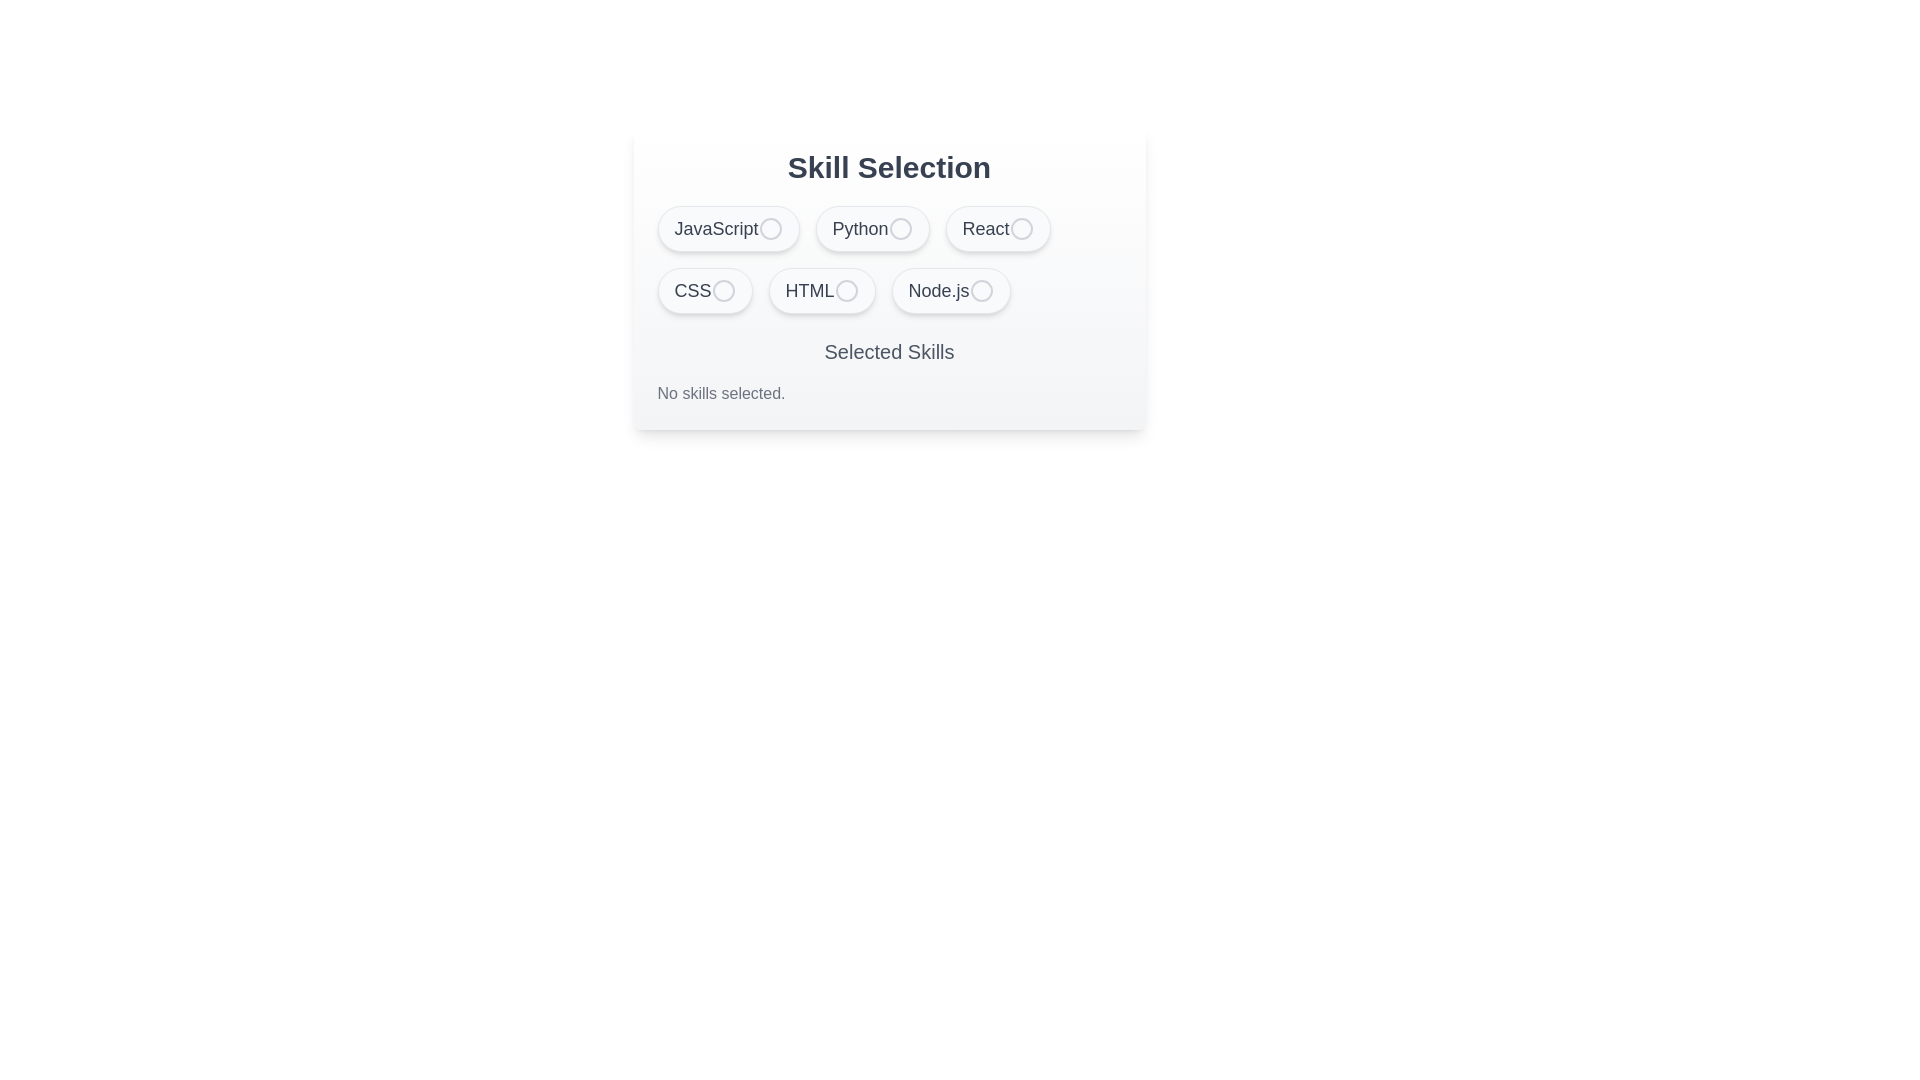 The height and width of the screenshot is (1080, 1920). I want to click on the radio button for the 'React' skill selection indicator, so click(1021, 227).